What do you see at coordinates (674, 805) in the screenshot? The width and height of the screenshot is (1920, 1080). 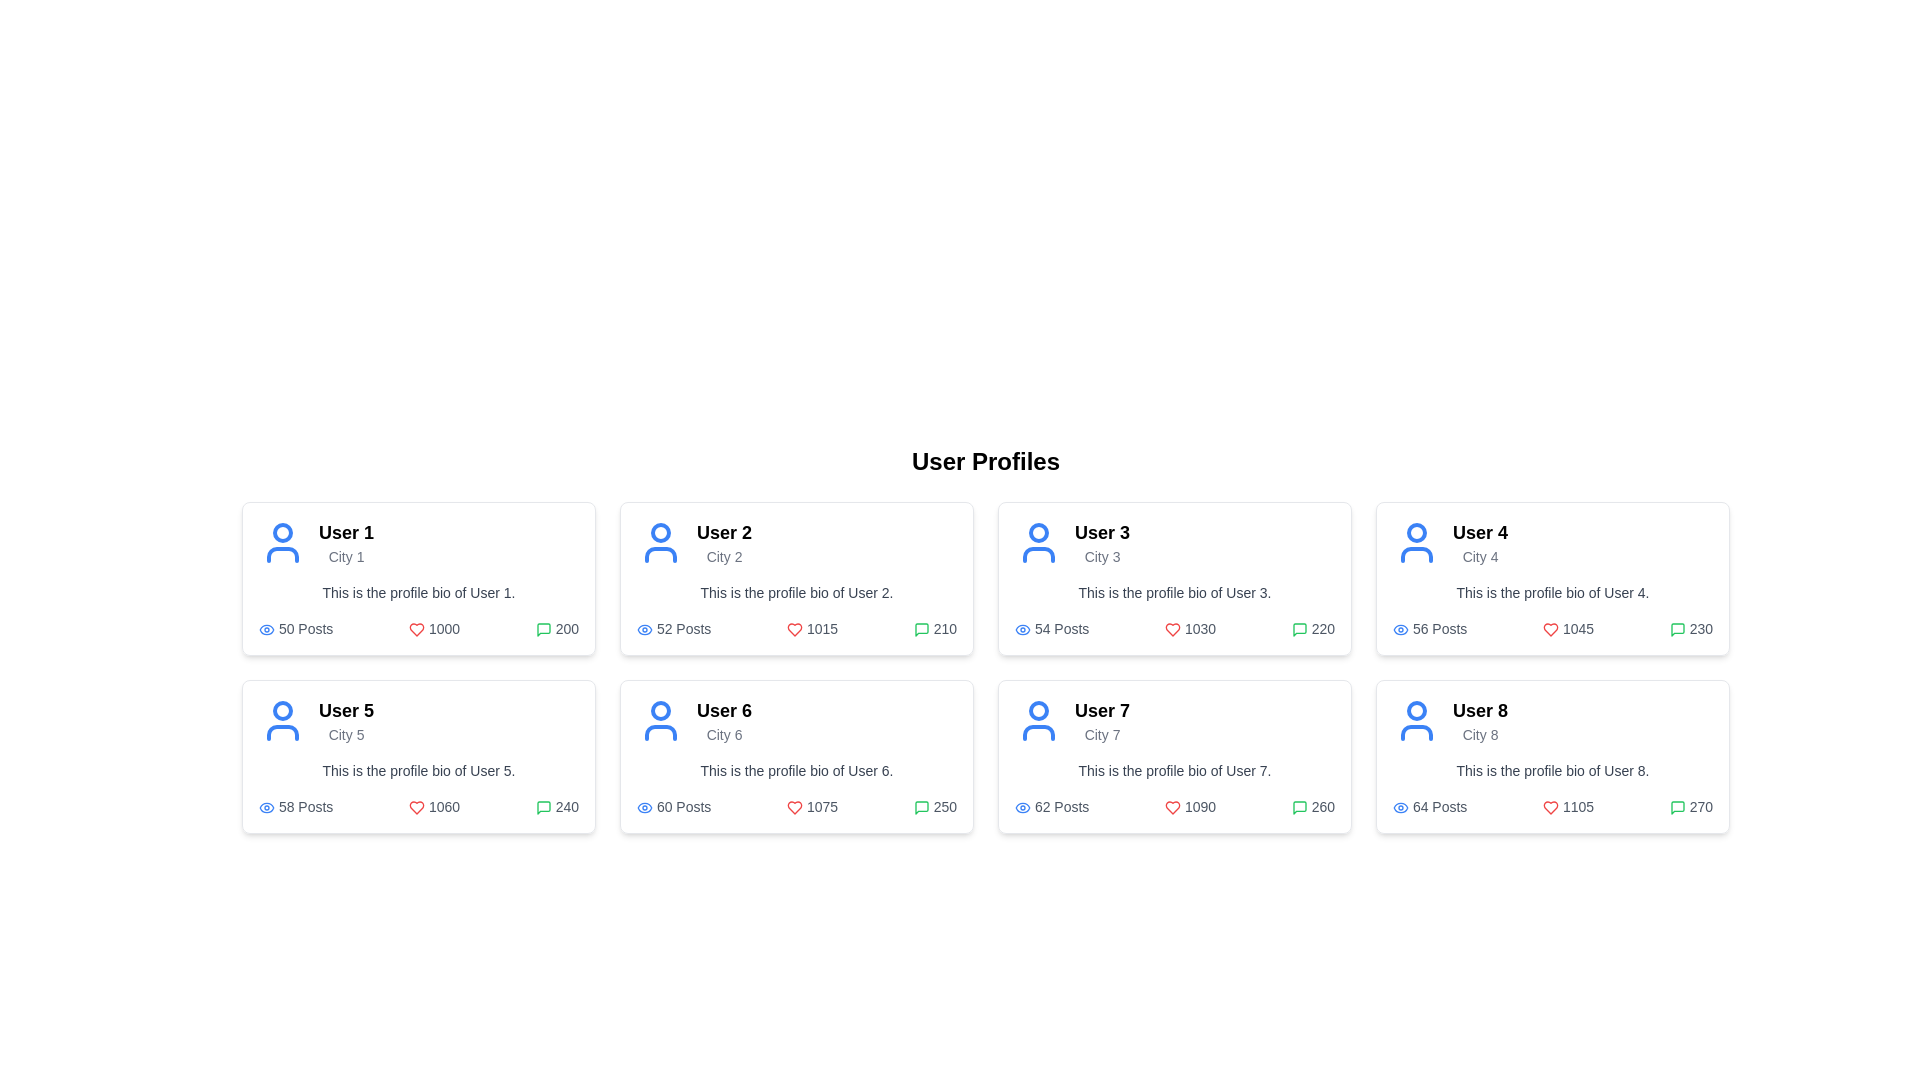 I see `the '60 Posts' text element with the blue eye icon located in the bottom-left corner of User 6's card to associate the visual information with the user's activity` at bounding box center [674, 805].